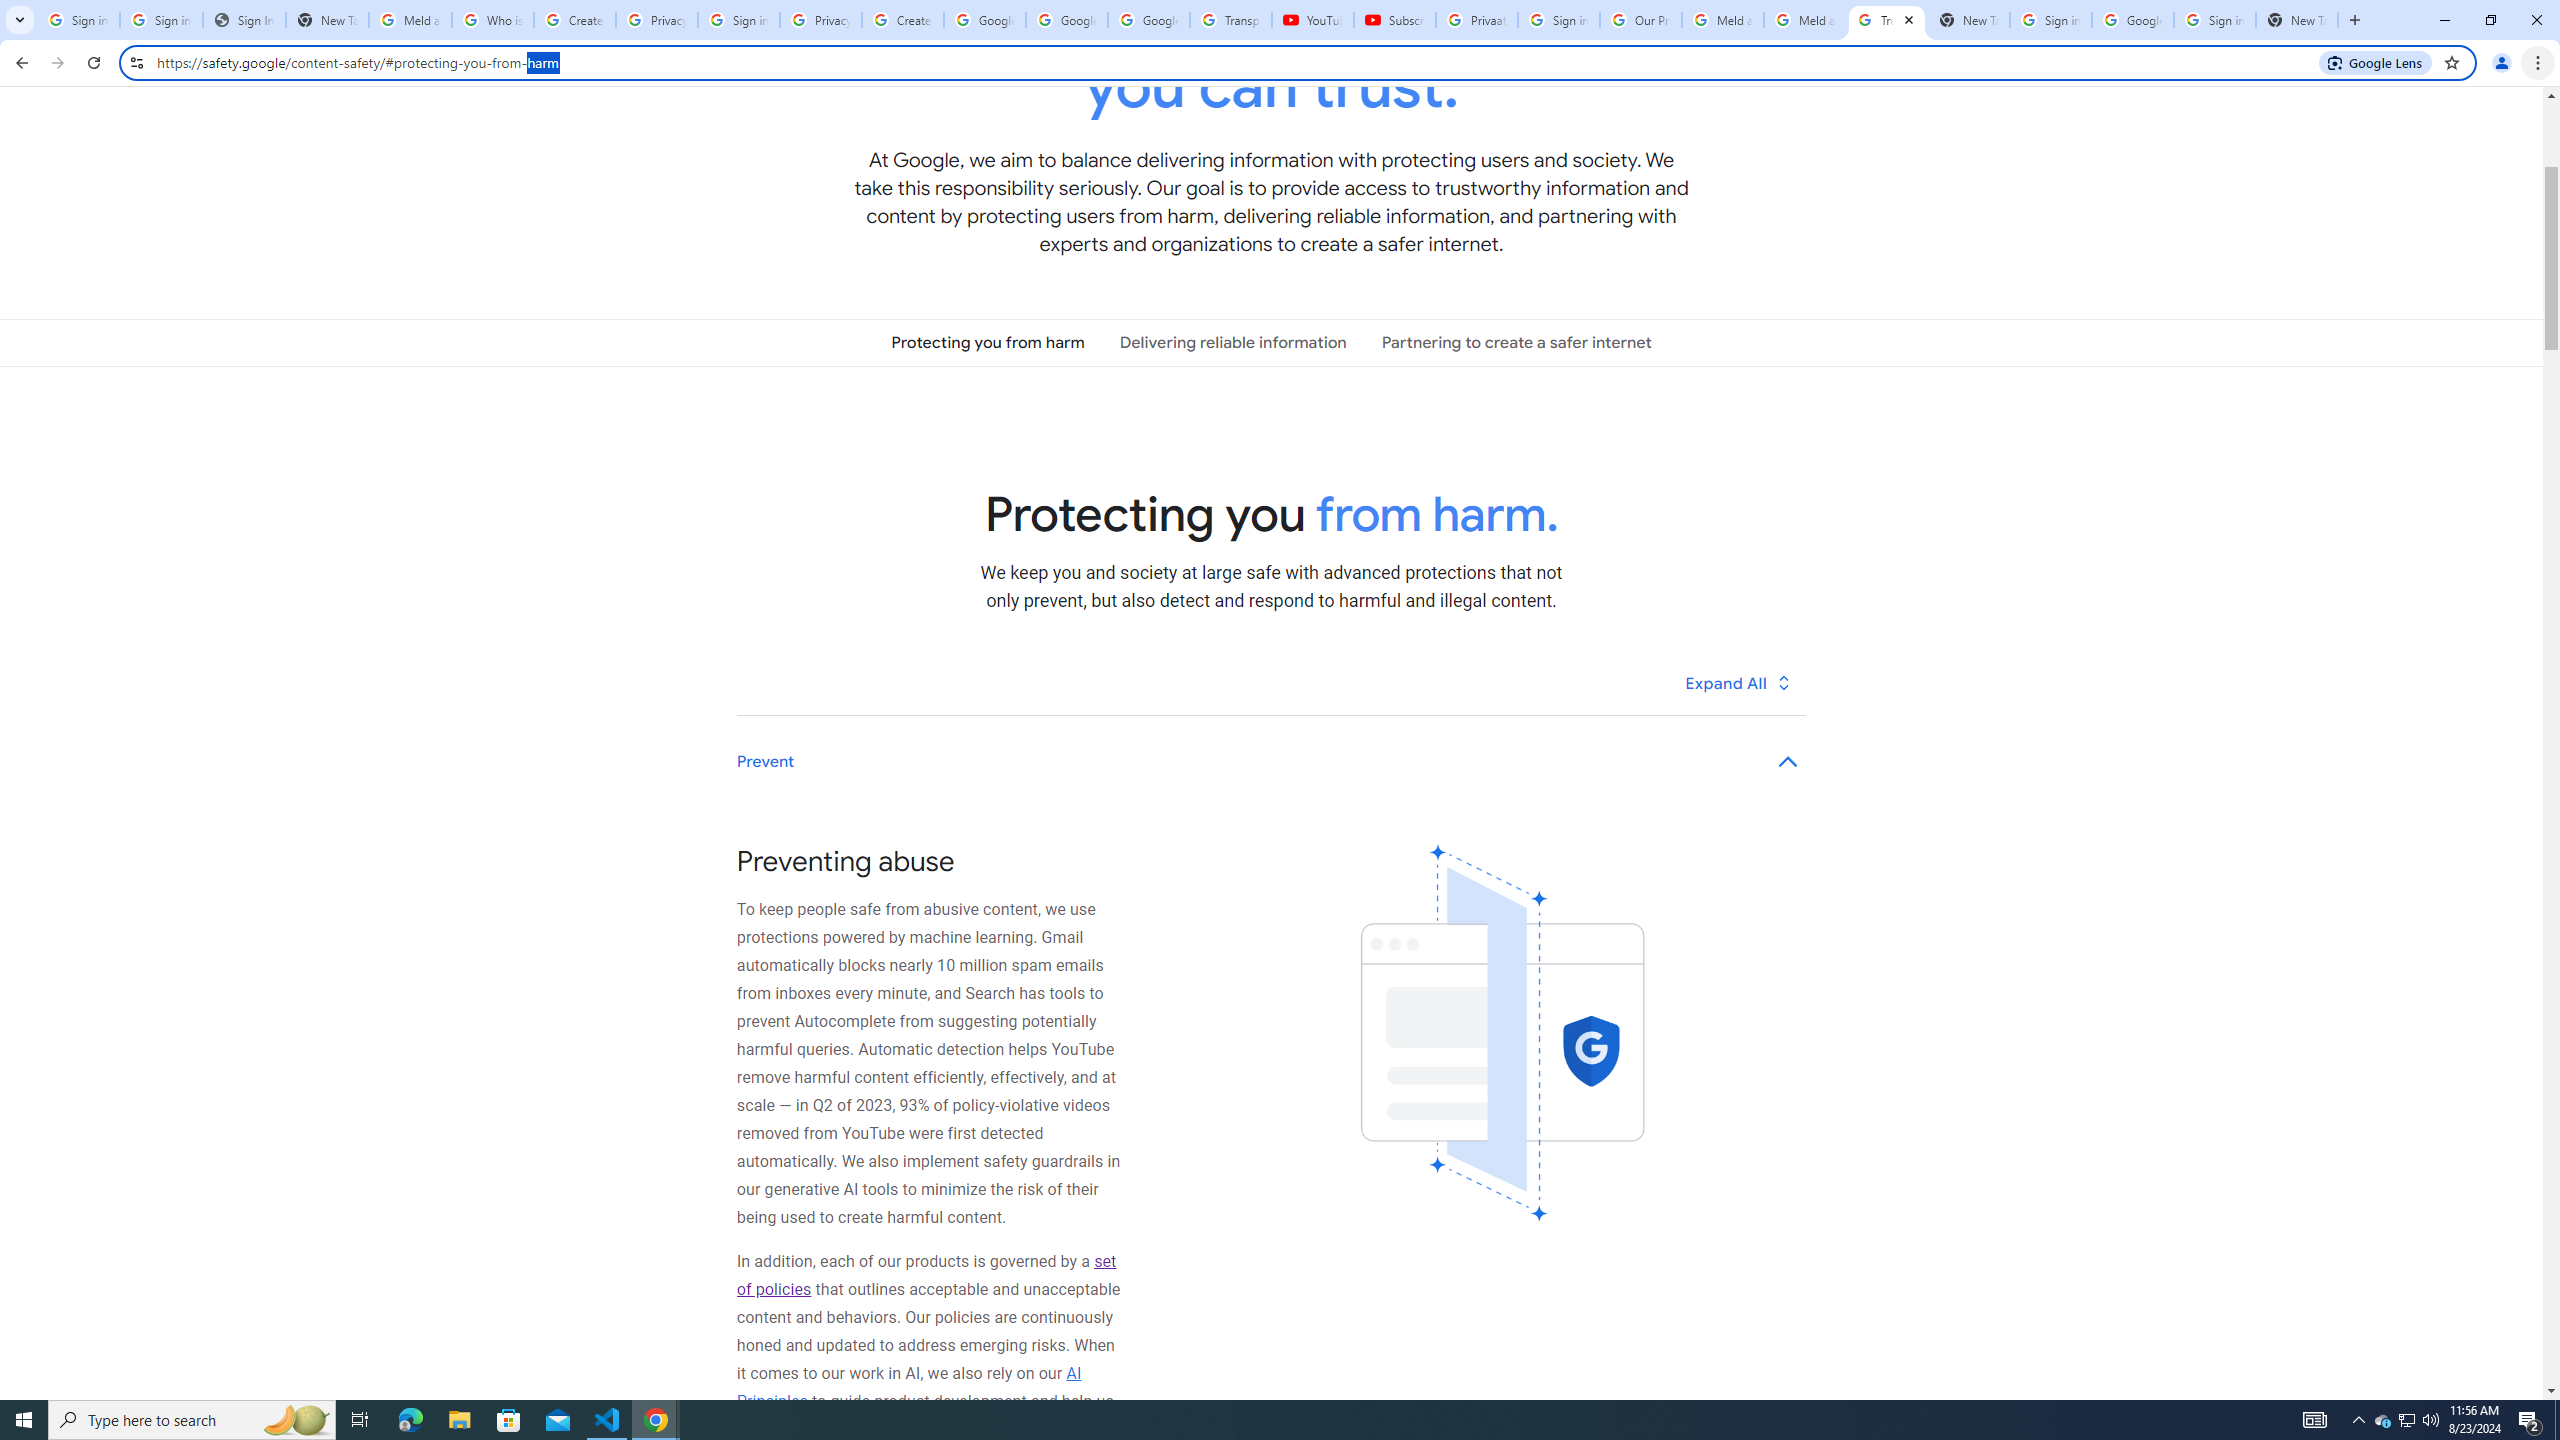  Describe the element at coordinates (2374, 61) in the screenshot. I see `'Search with Google Lens'` at that location.